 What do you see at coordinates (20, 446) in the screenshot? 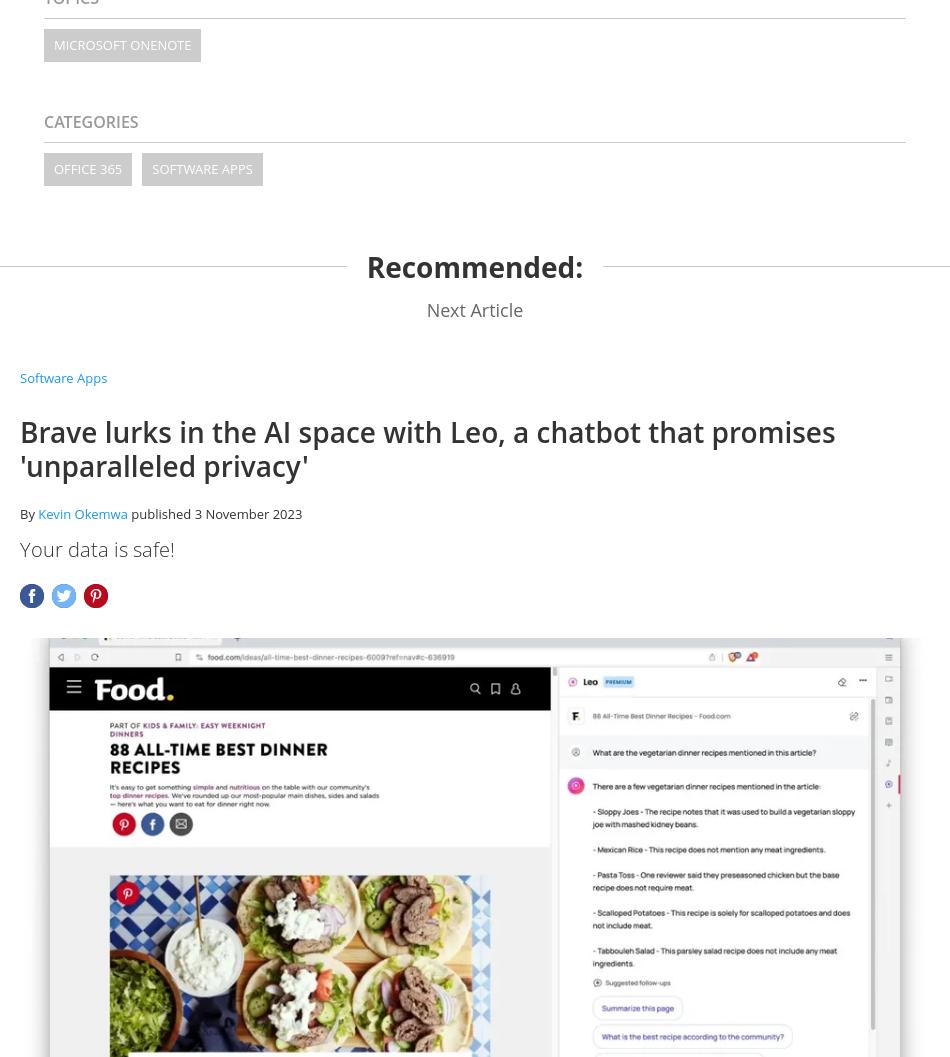
I see `'Brave lurks in the AI space with Leo, a chatbot that promises 'unparalleled privacy''` at bounding box center [20, 446].